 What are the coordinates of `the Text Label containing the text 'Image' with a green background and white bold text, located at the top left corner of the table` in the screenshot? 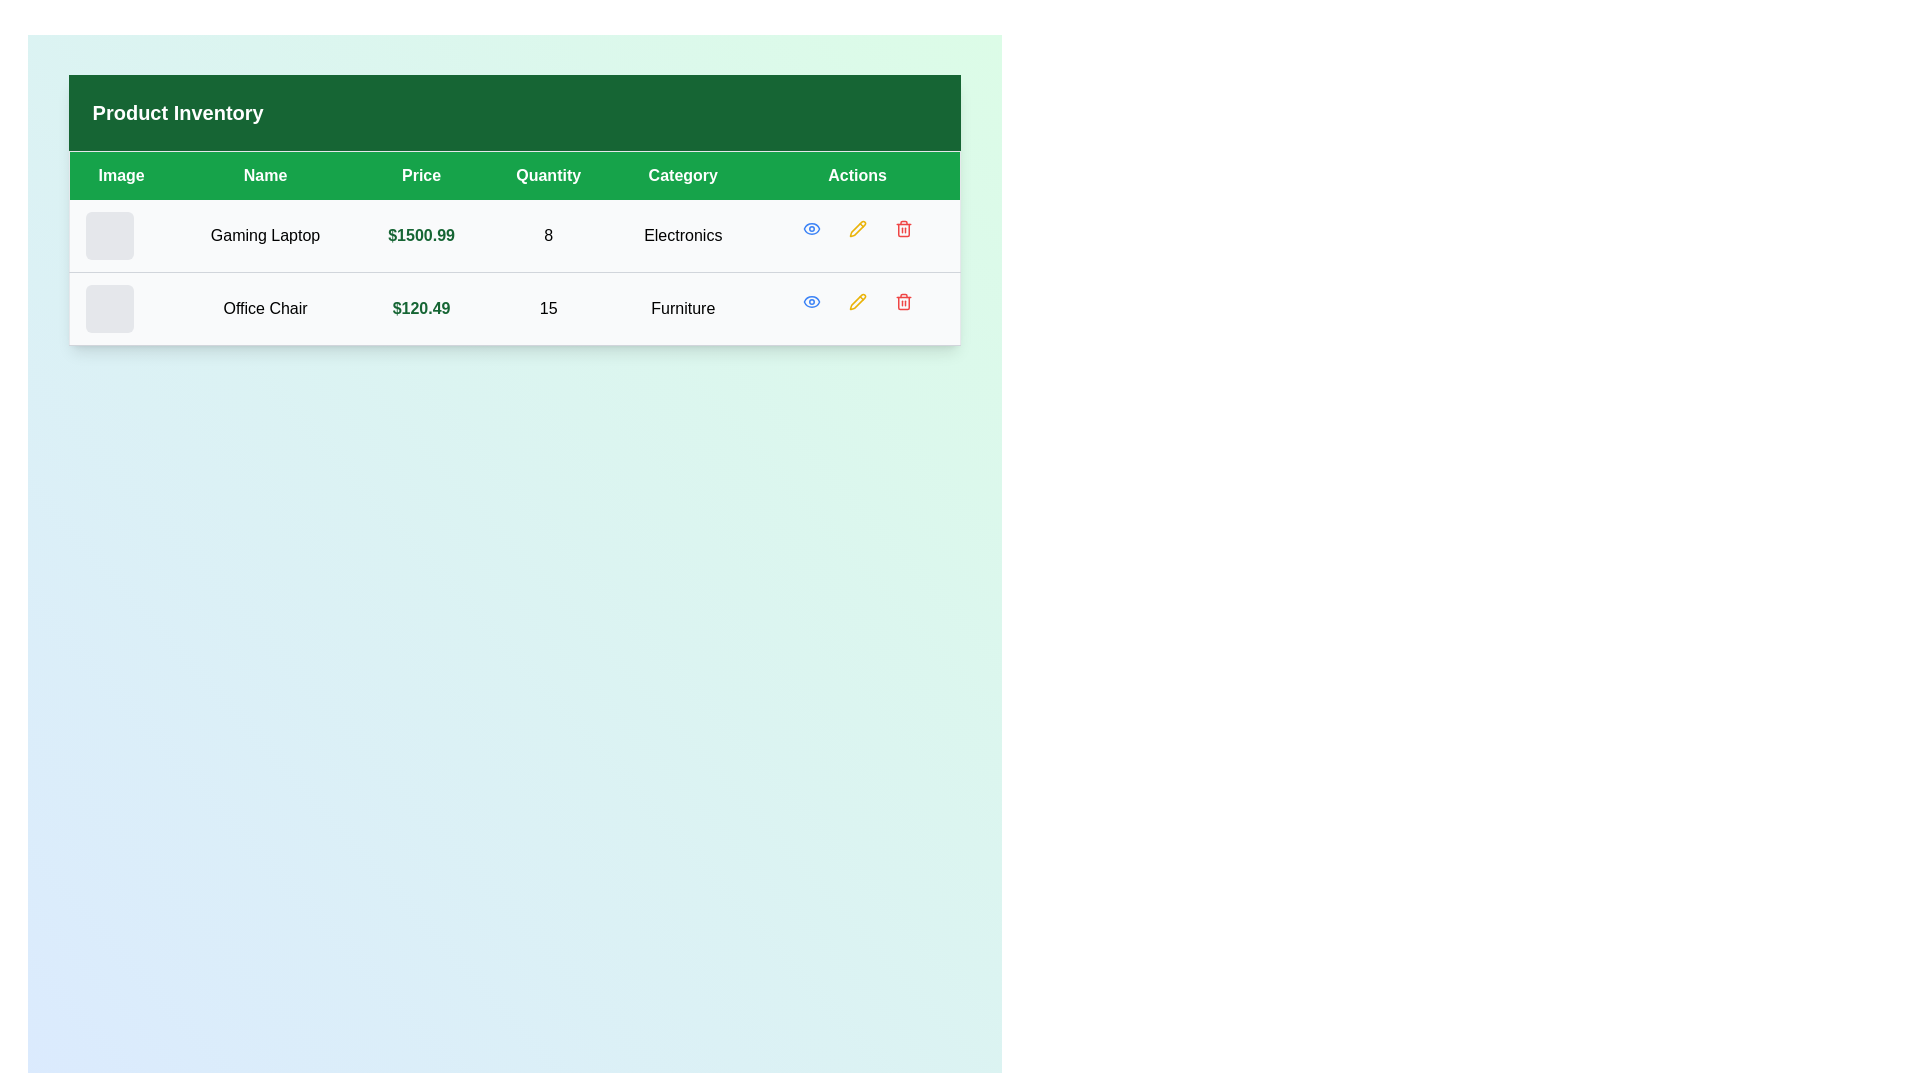 It's located at (120, 174).